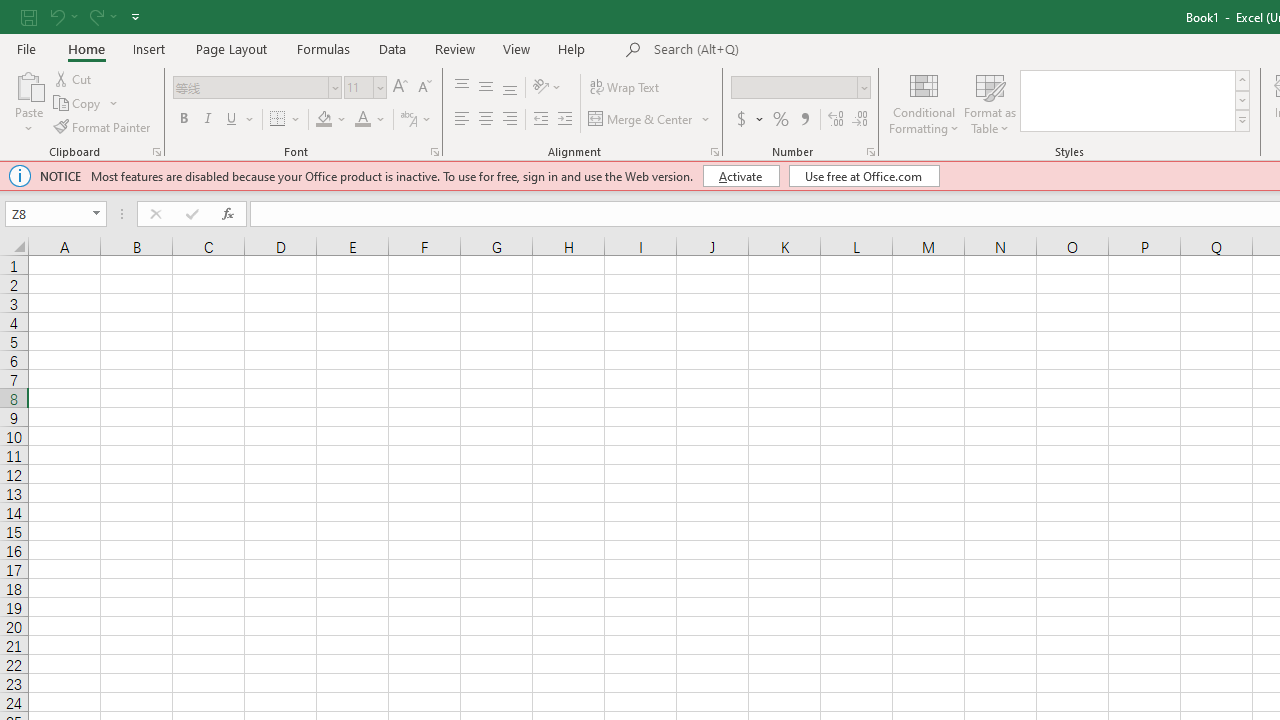 This screenshot has height=720, width=1280. Describe the element at coordinates (331, 119) in the screenshot. I see `'Fill Color'` at that location.